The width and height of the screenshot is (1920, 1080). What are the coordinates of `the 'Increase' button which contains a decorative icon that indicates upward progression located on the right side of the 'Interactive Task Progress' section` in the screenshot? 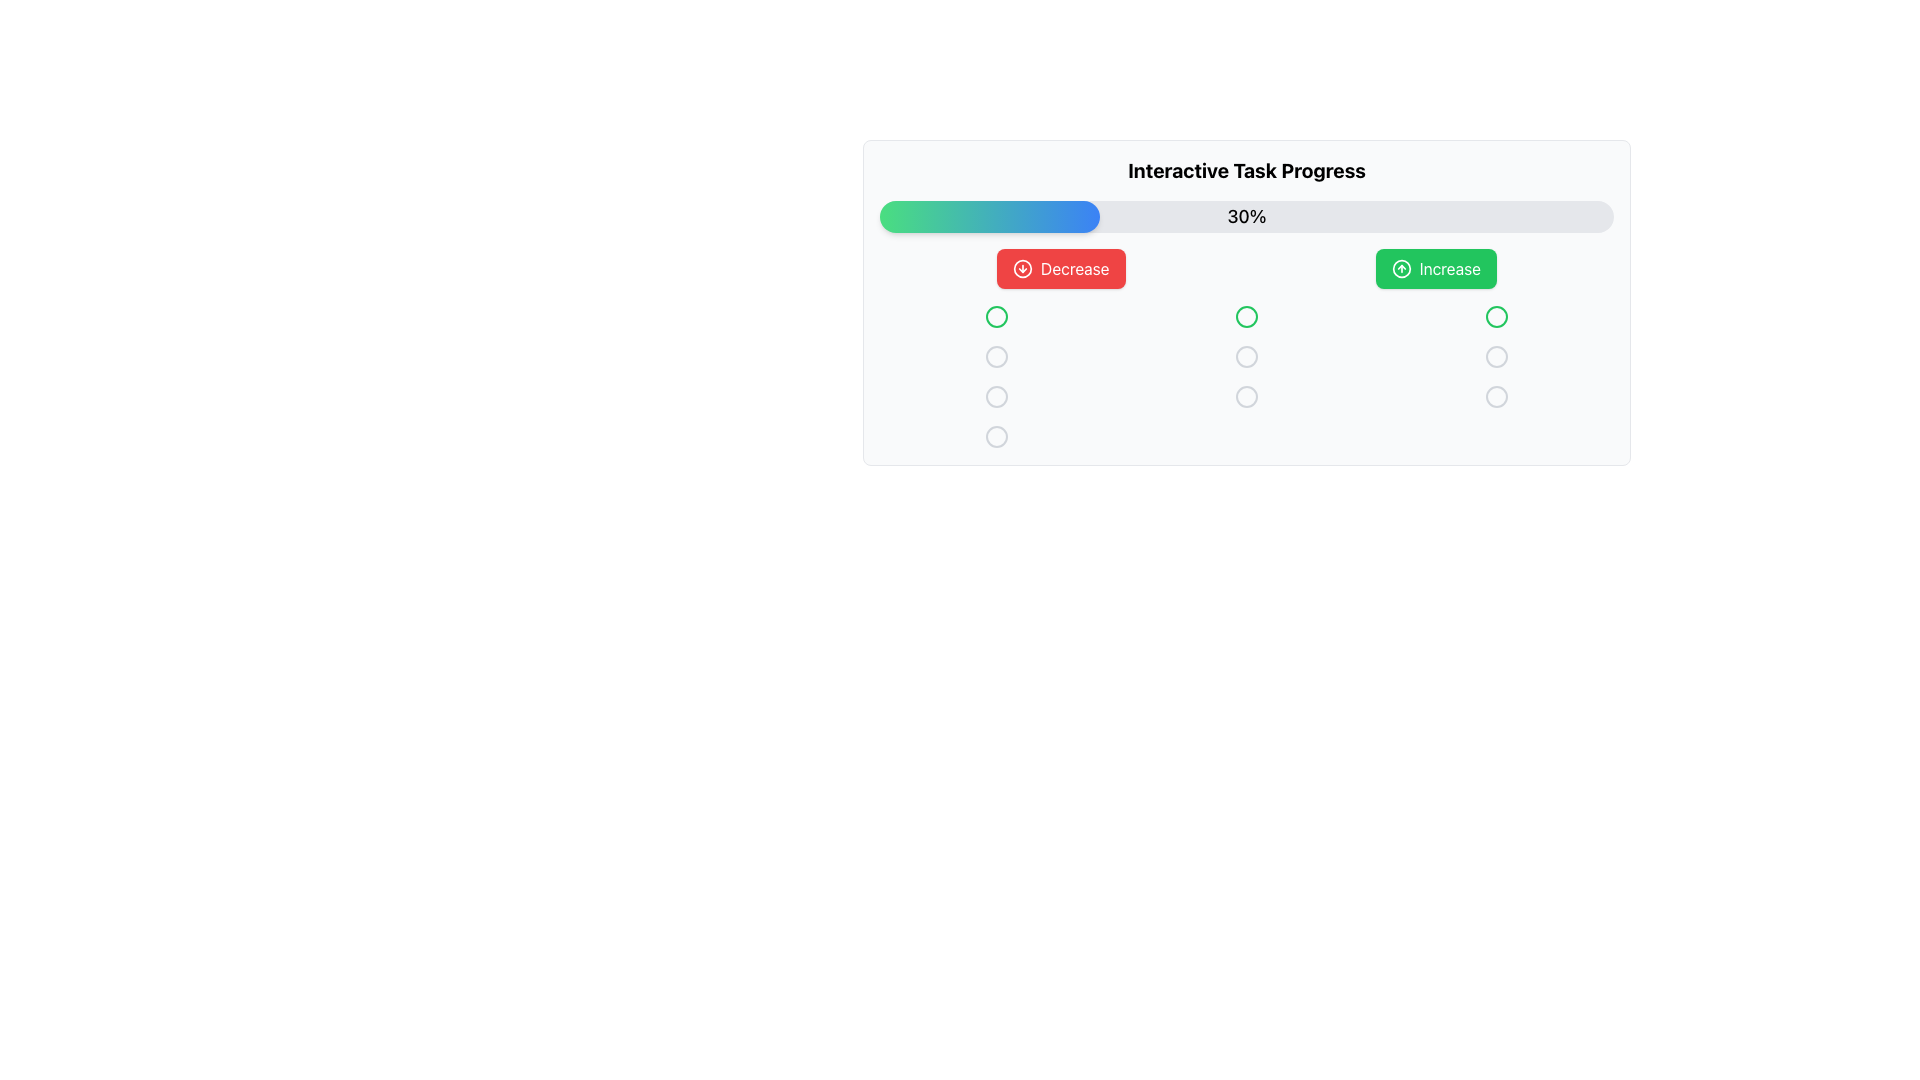 It's located at (1400, 268).